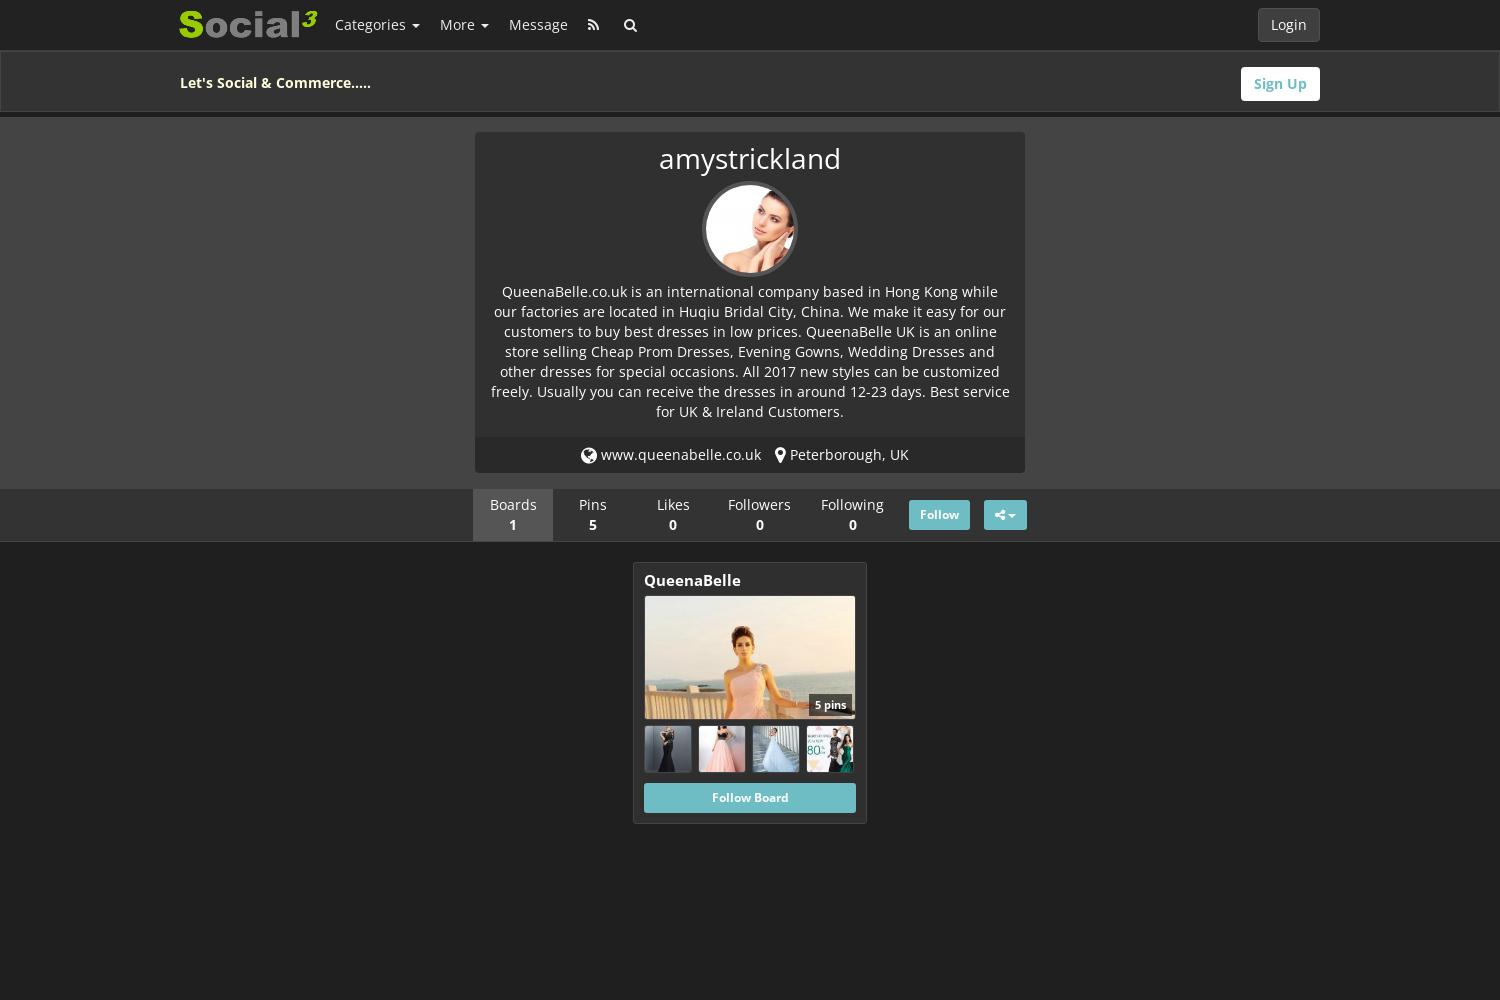 The height and width of the screenshot is (1000, 1500). What do you see at coordinates (938, 513) in the screenshot?
I see `'Follow'` at bounding box center [938, 513].